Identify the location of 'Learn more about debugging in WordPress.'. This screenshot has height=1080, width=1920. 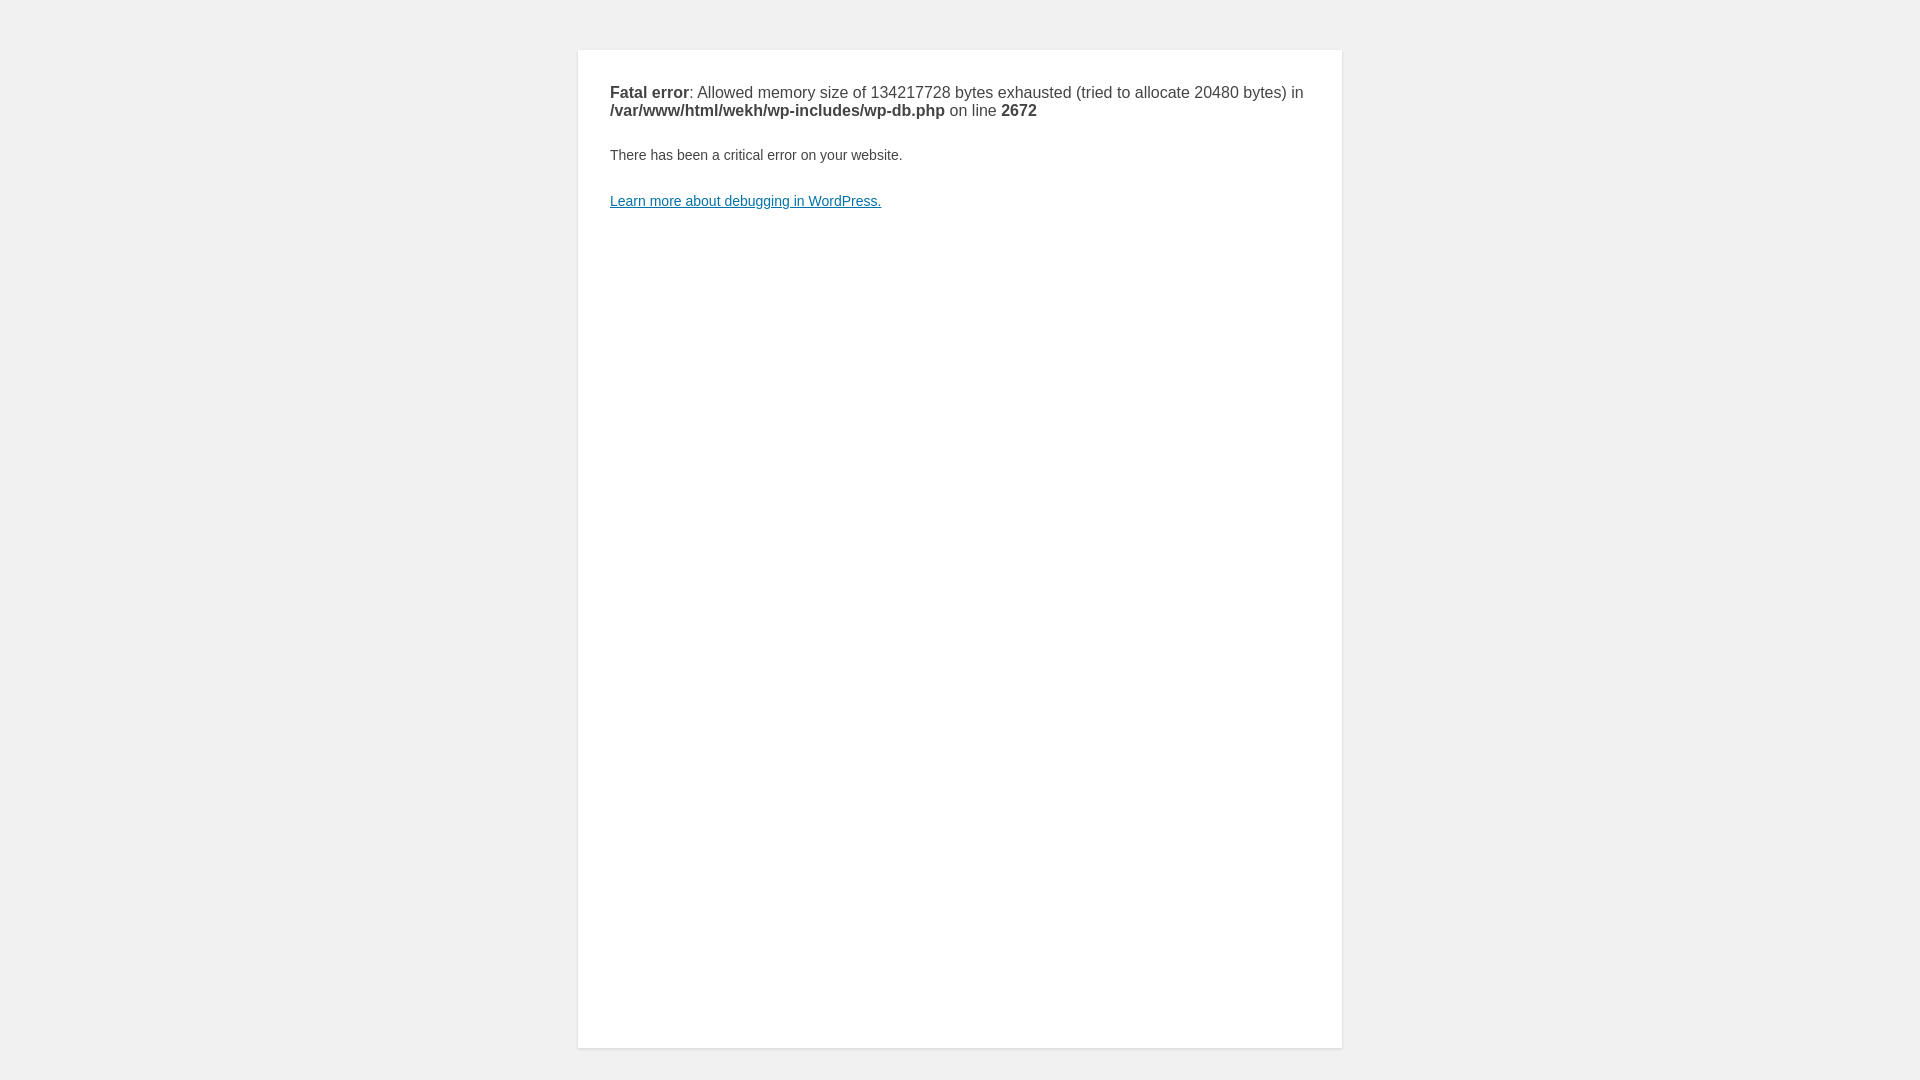
(744, 200).